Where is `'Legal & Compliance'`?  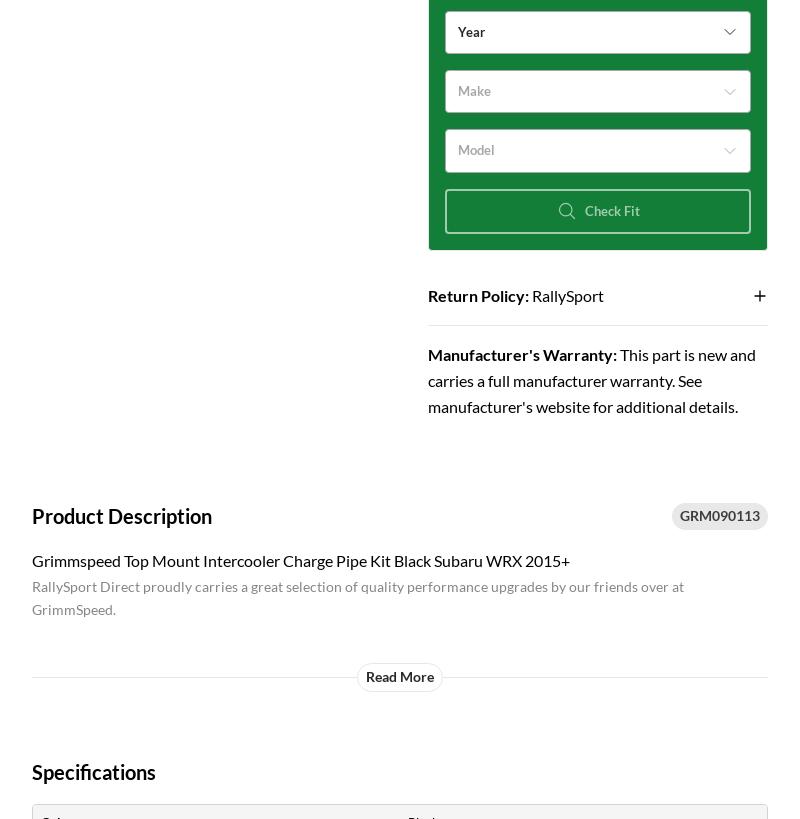
'Legal & Compliance' is located at coordinates (698, 156).